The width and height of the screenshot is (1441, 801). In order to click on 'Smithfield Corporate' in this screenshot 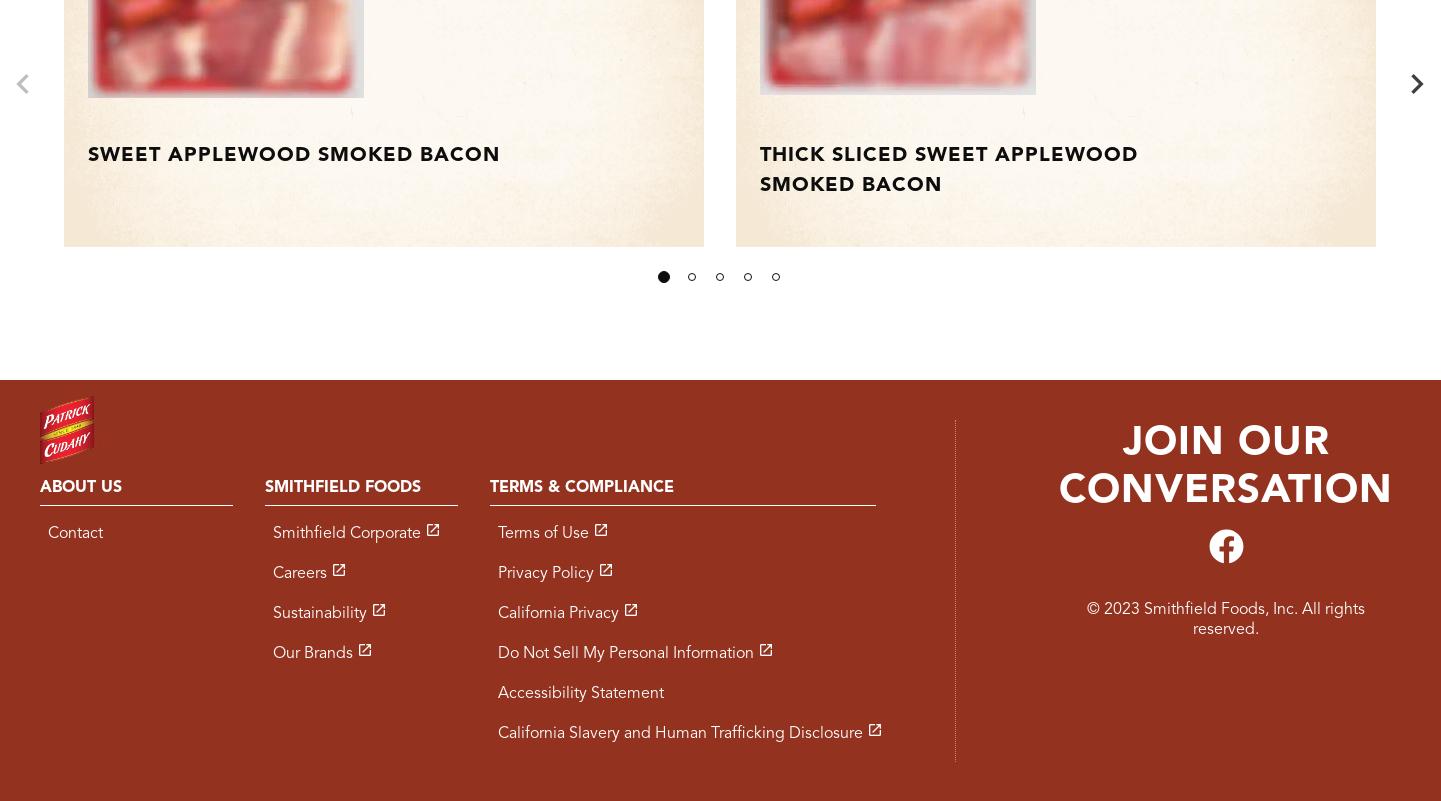, I will do `click(344, 534)`.